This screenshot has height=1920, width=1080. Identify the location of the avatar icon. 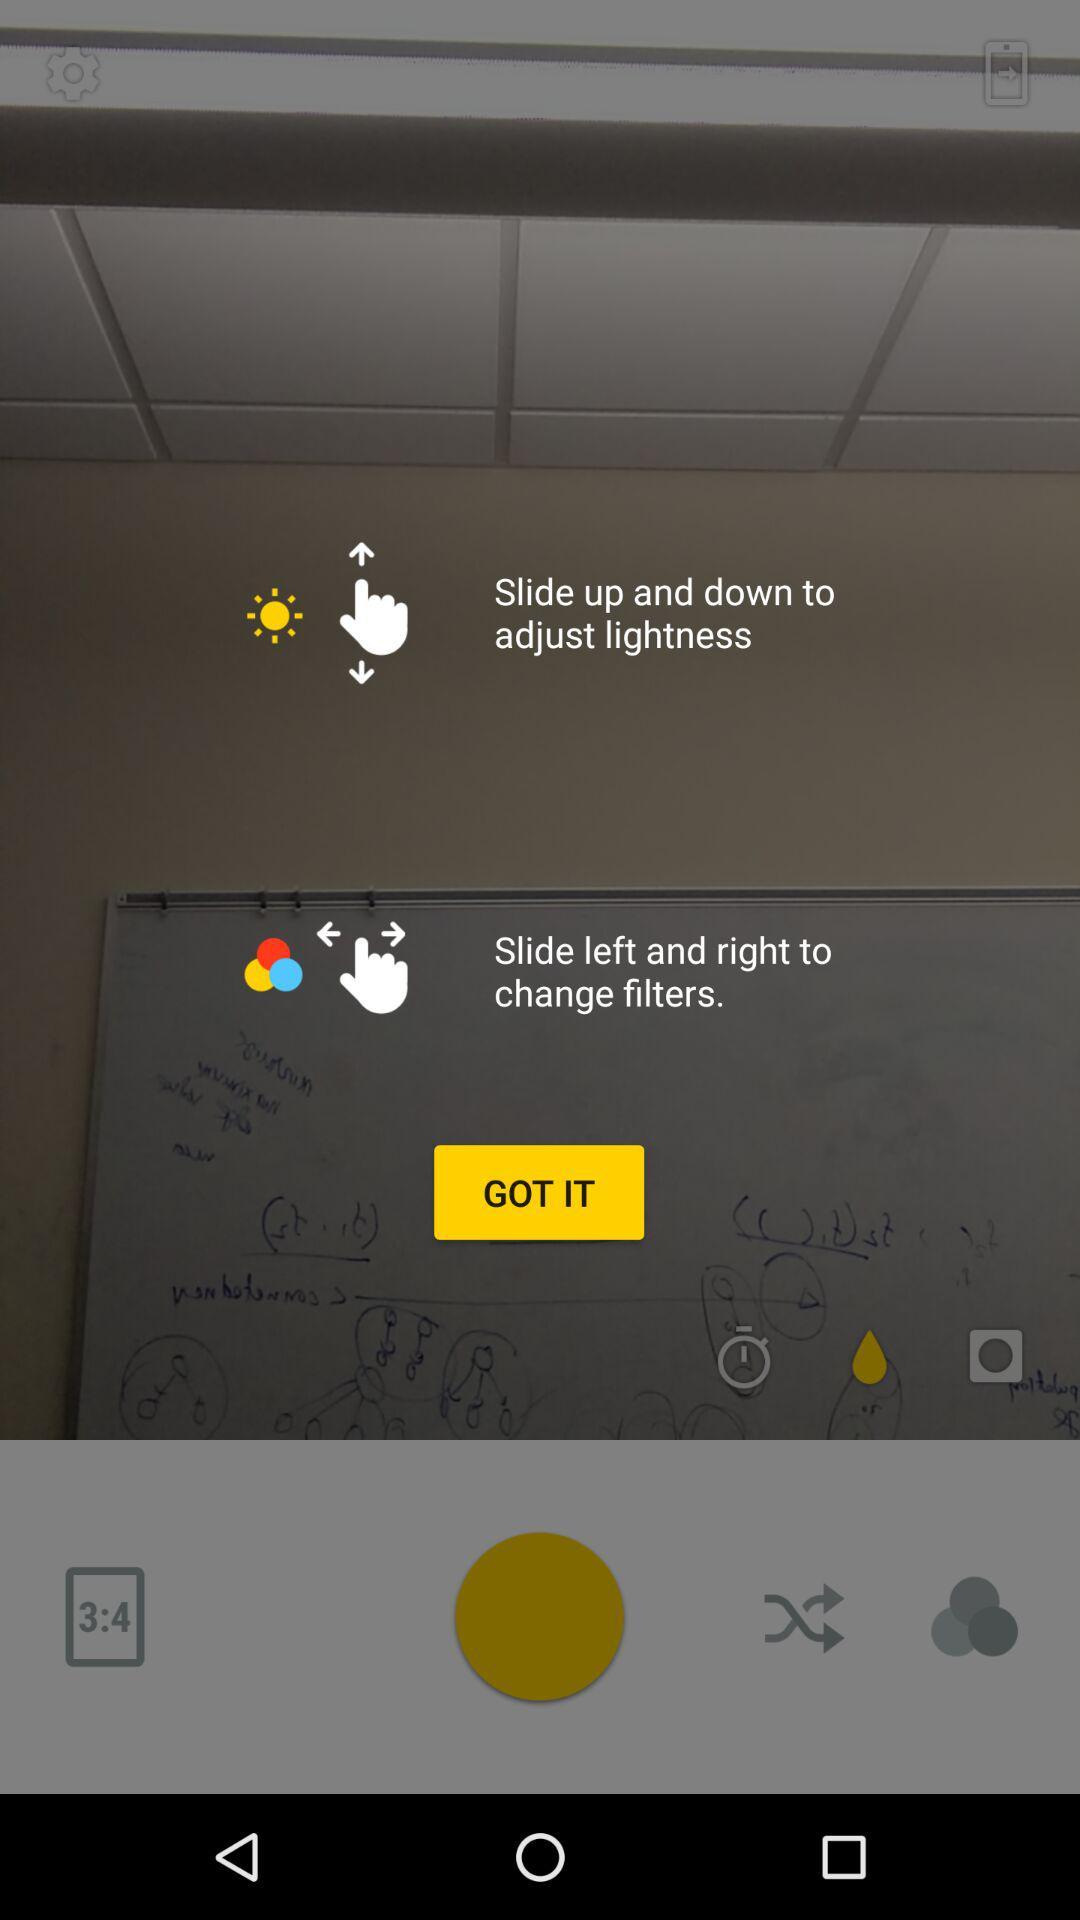
(538, 1616).